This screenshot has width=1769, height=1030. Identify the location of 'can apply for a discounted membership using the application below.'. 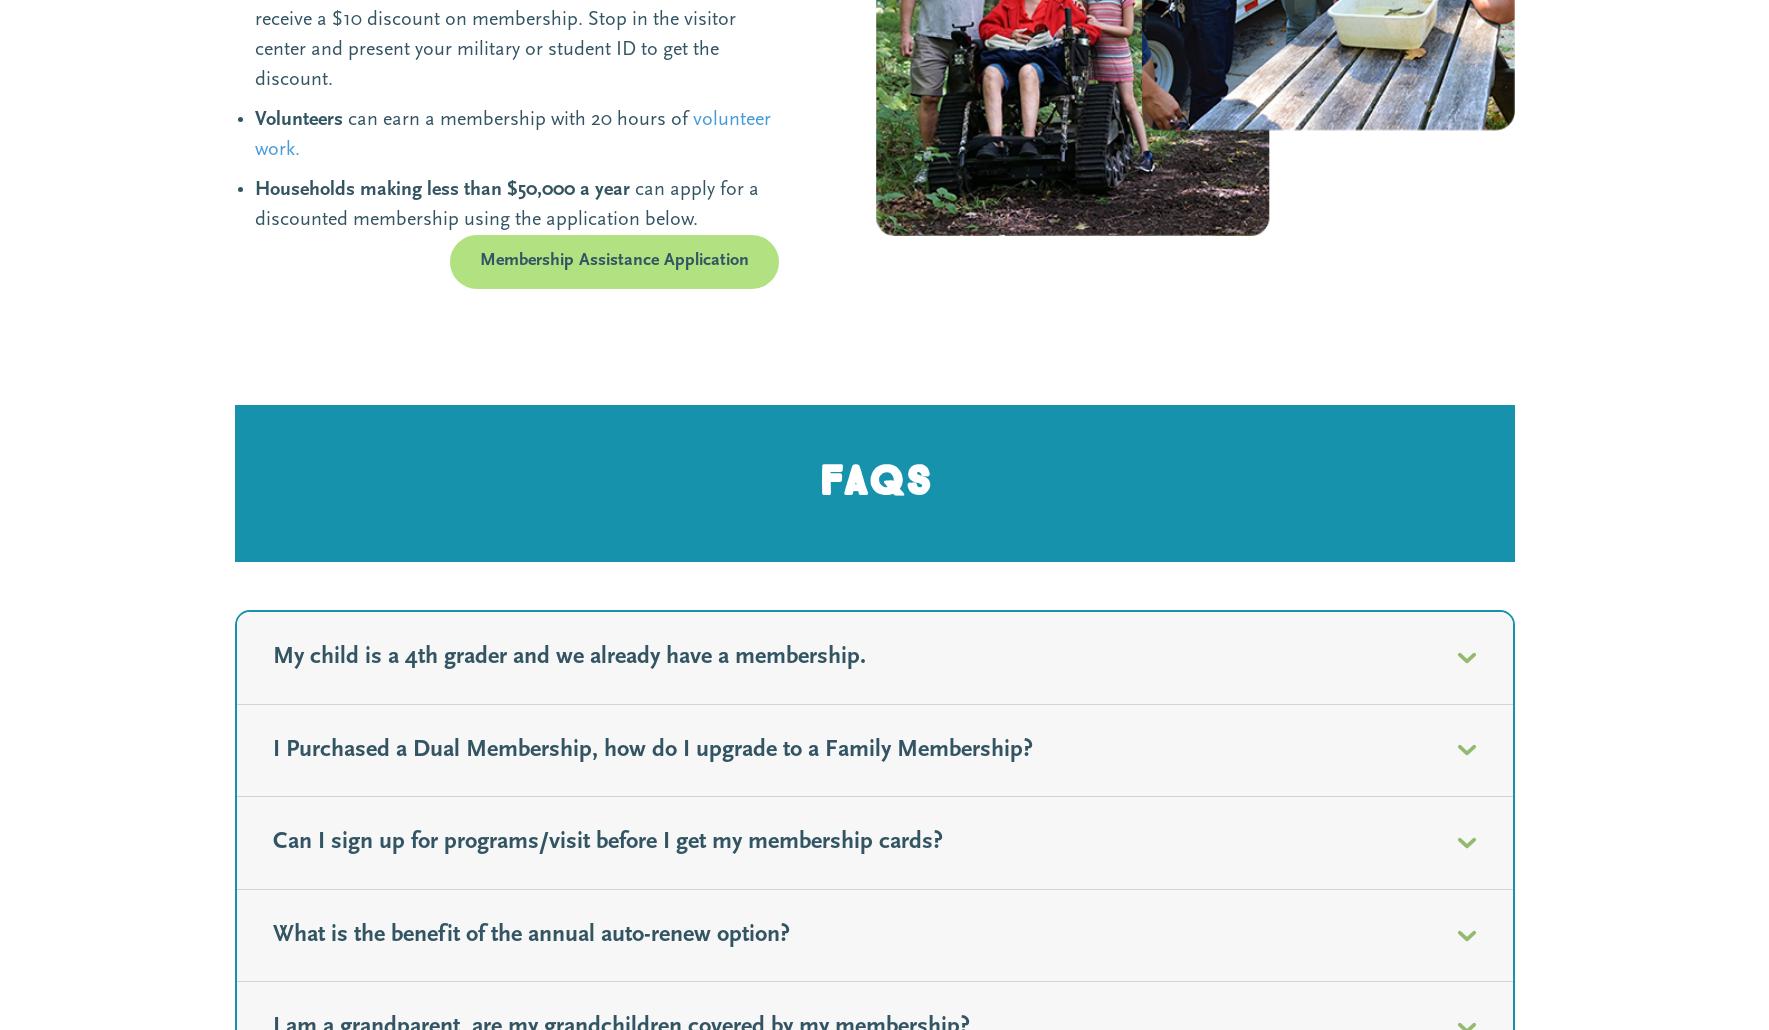
(505, 204).